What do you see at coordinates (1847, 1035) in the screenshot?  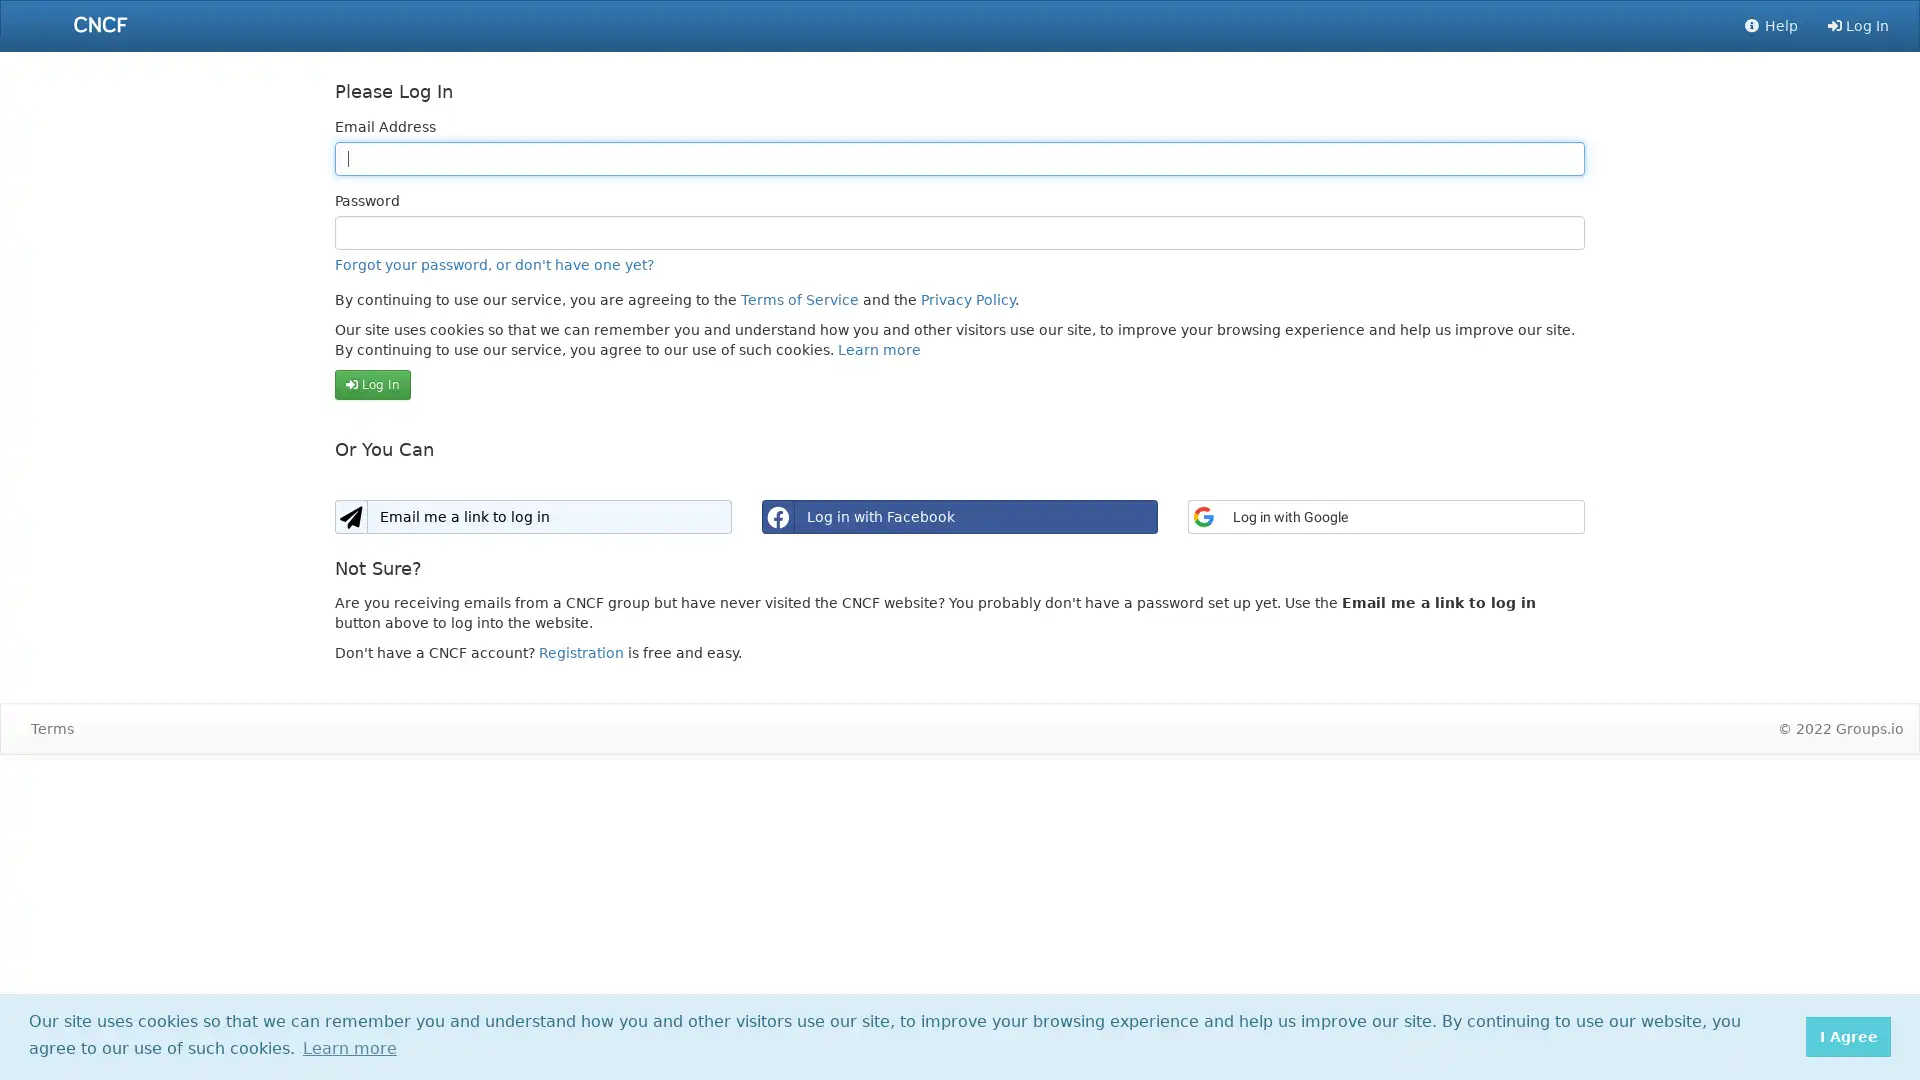 I see `dismiss cookie message` at bounding box center [1847, 1035].